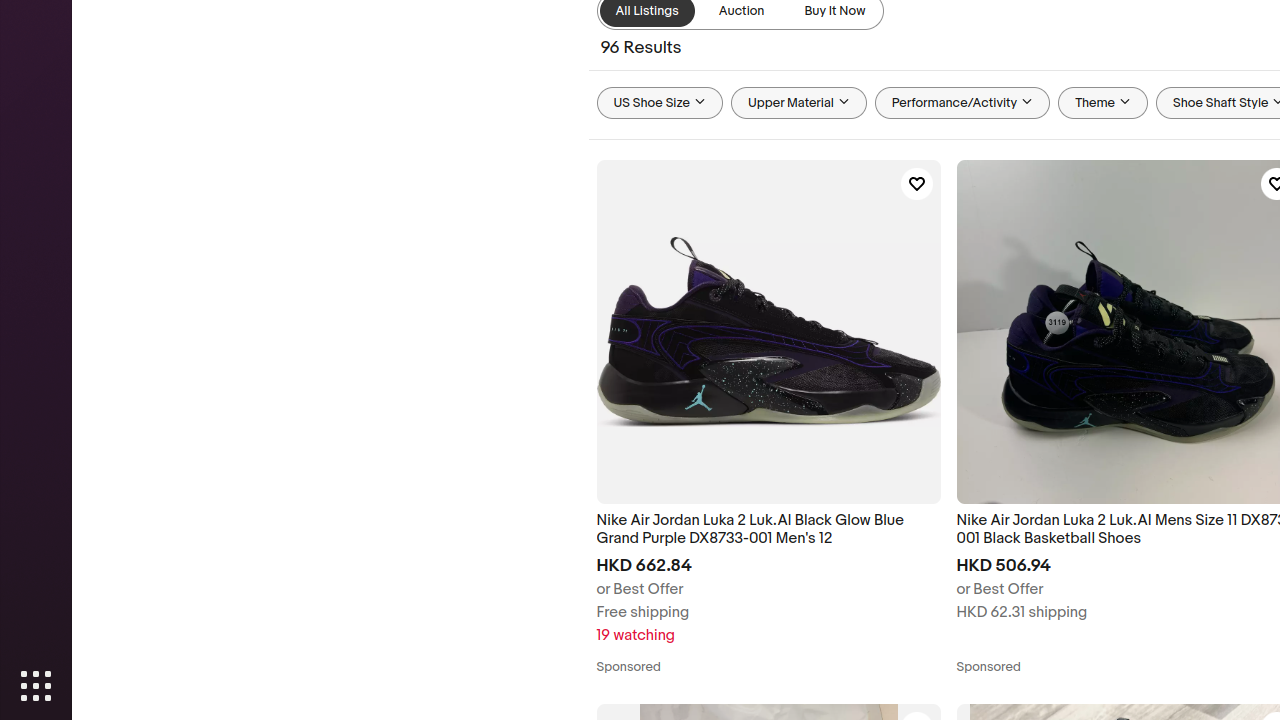  I want to click on 'US Shoe Size', so click(659, 103).